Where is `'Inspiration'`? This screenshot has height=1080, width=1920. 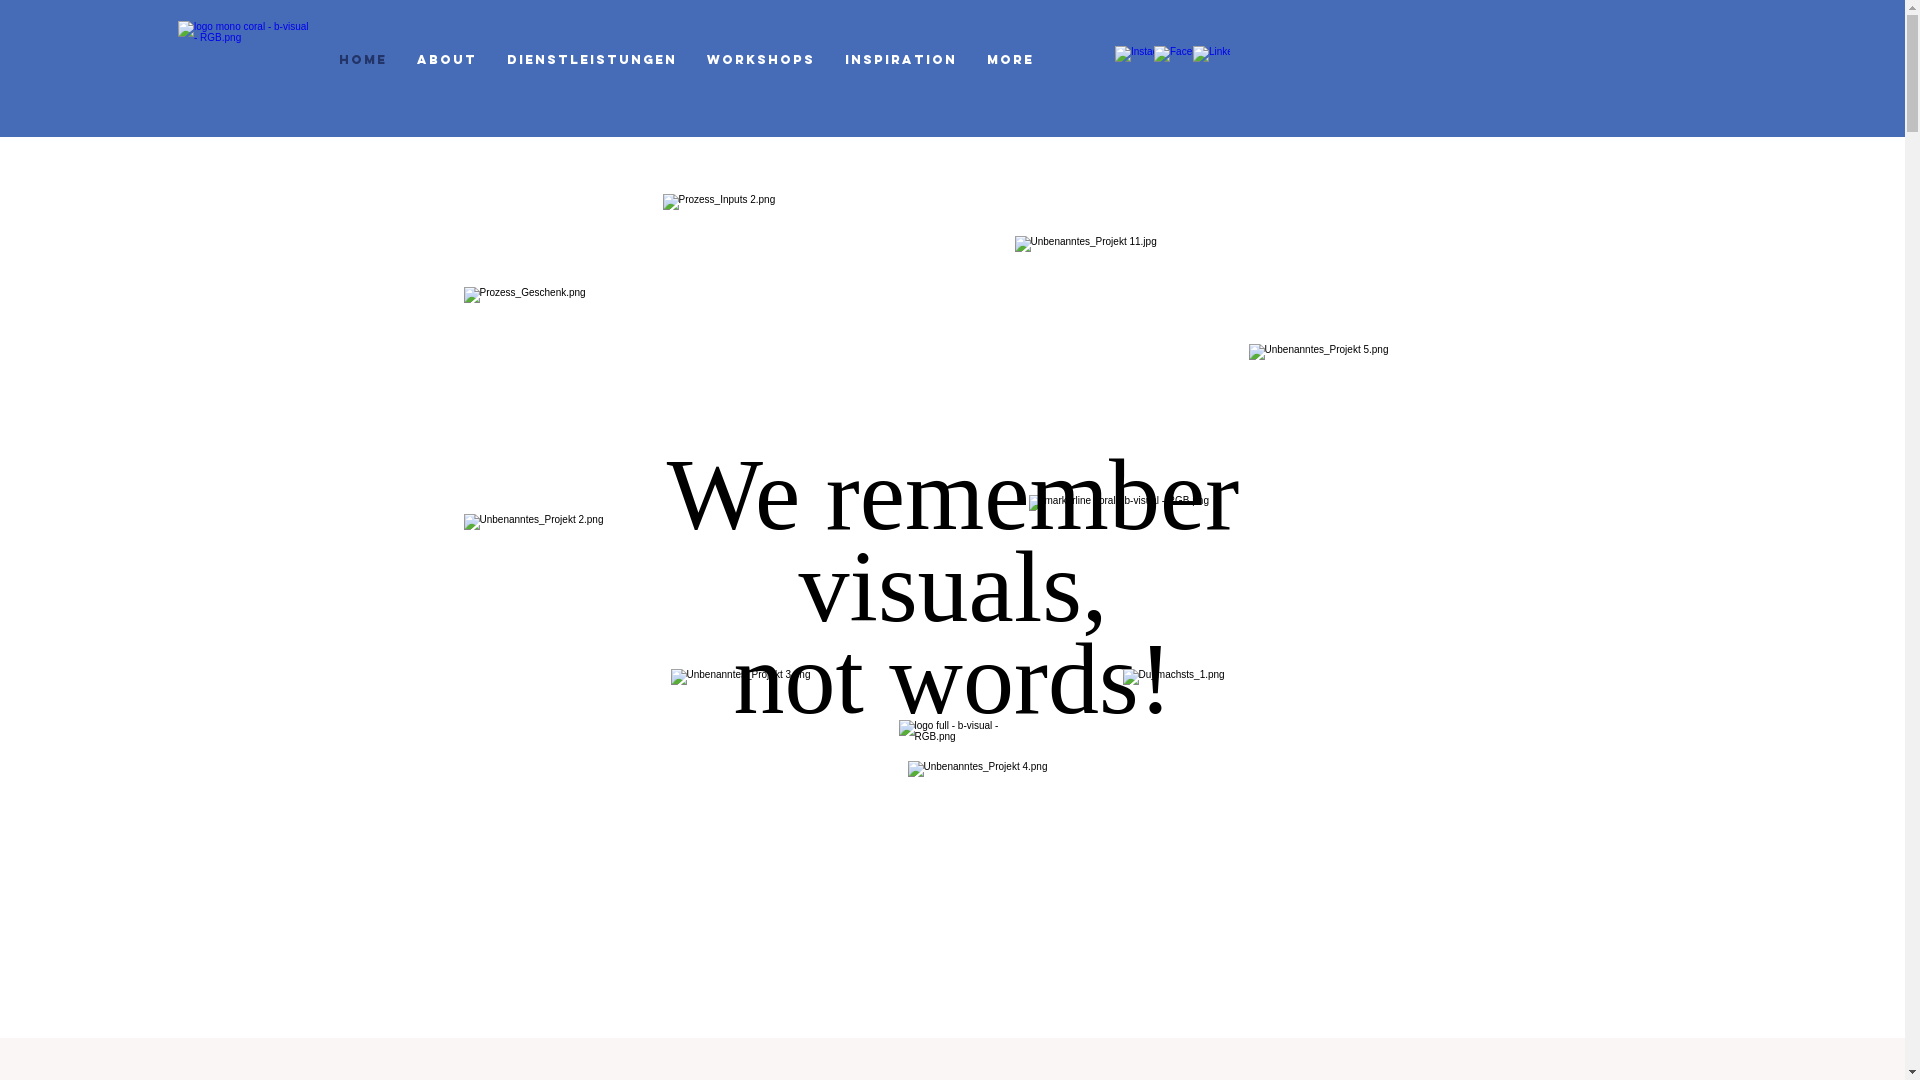 'Inspiration' is located at coordinates (900, 57).